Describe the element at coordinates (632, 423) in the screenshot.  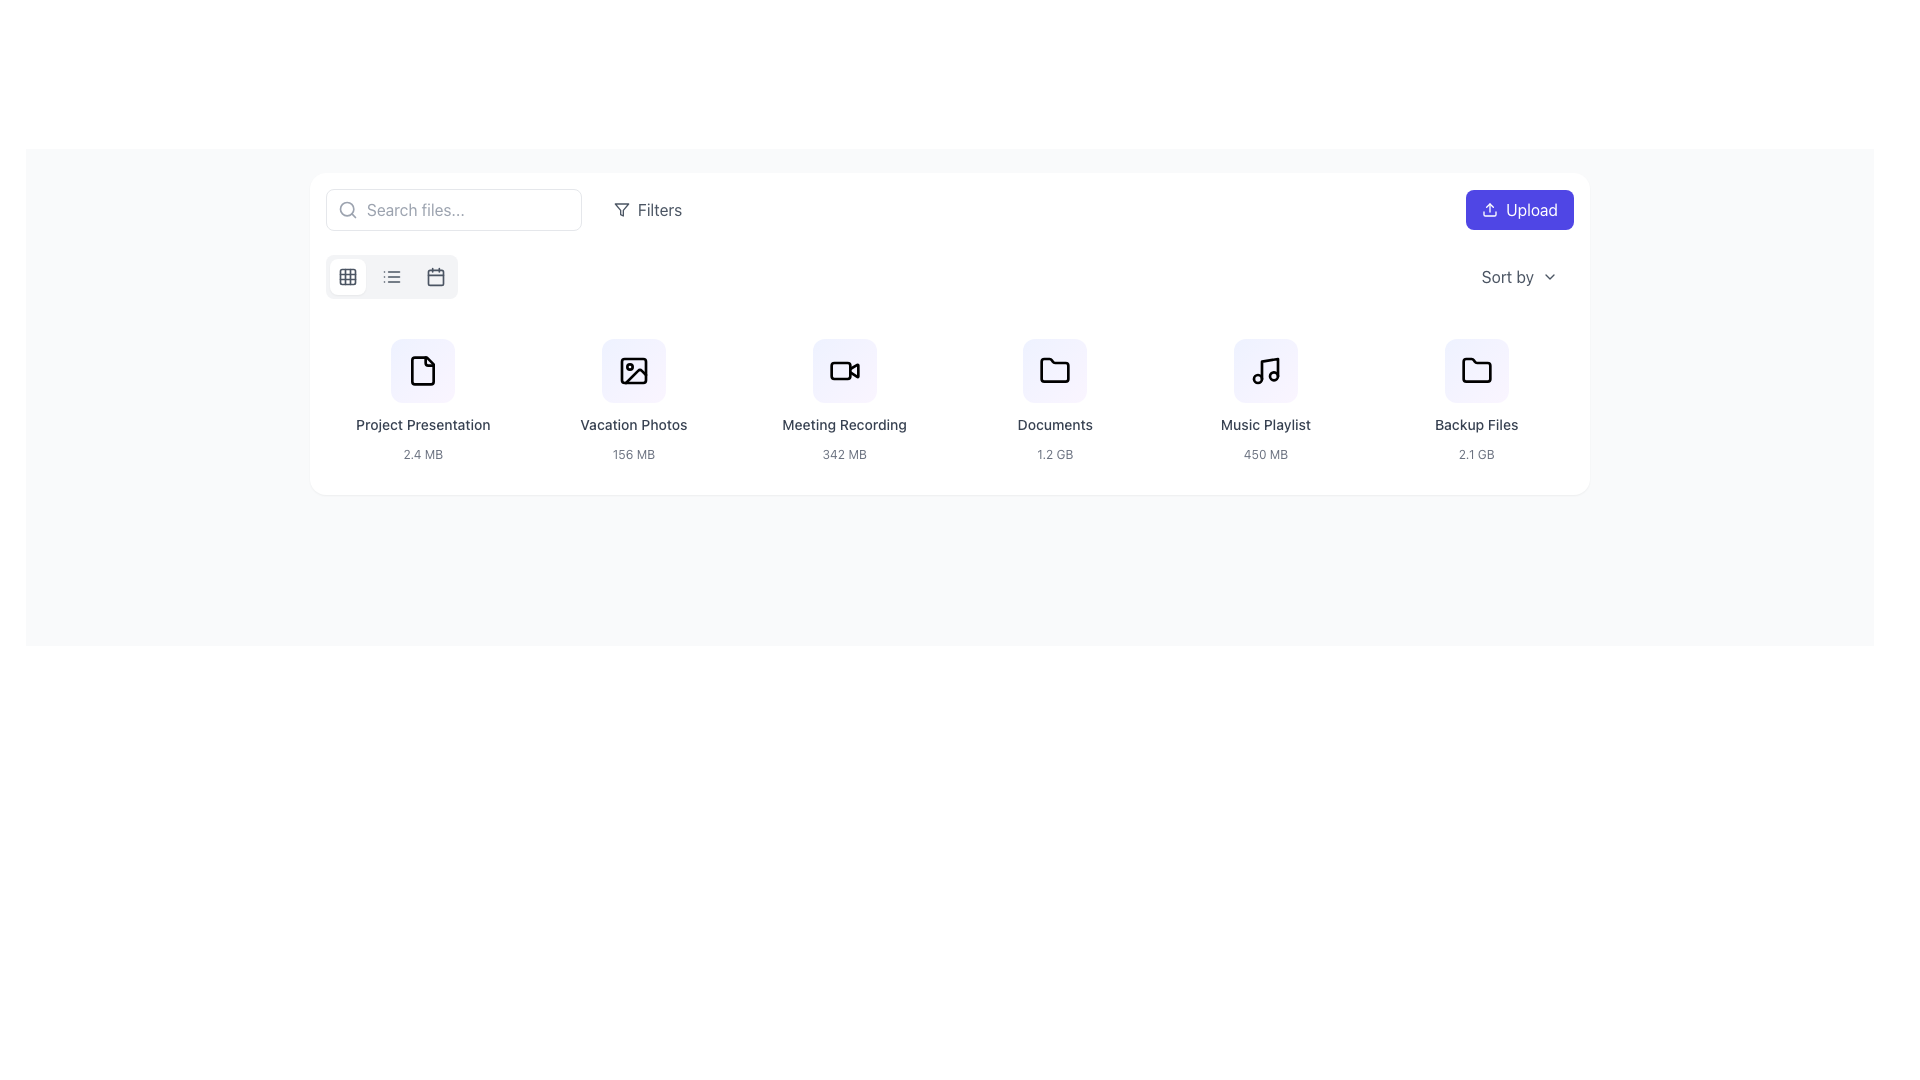
I see `the 'Vacation Photos' text label, which identifies the content type and is centrally positioned within the file grid, located under the 'Vacation Photos' icon and above the '156 MB' file size label` at that location.